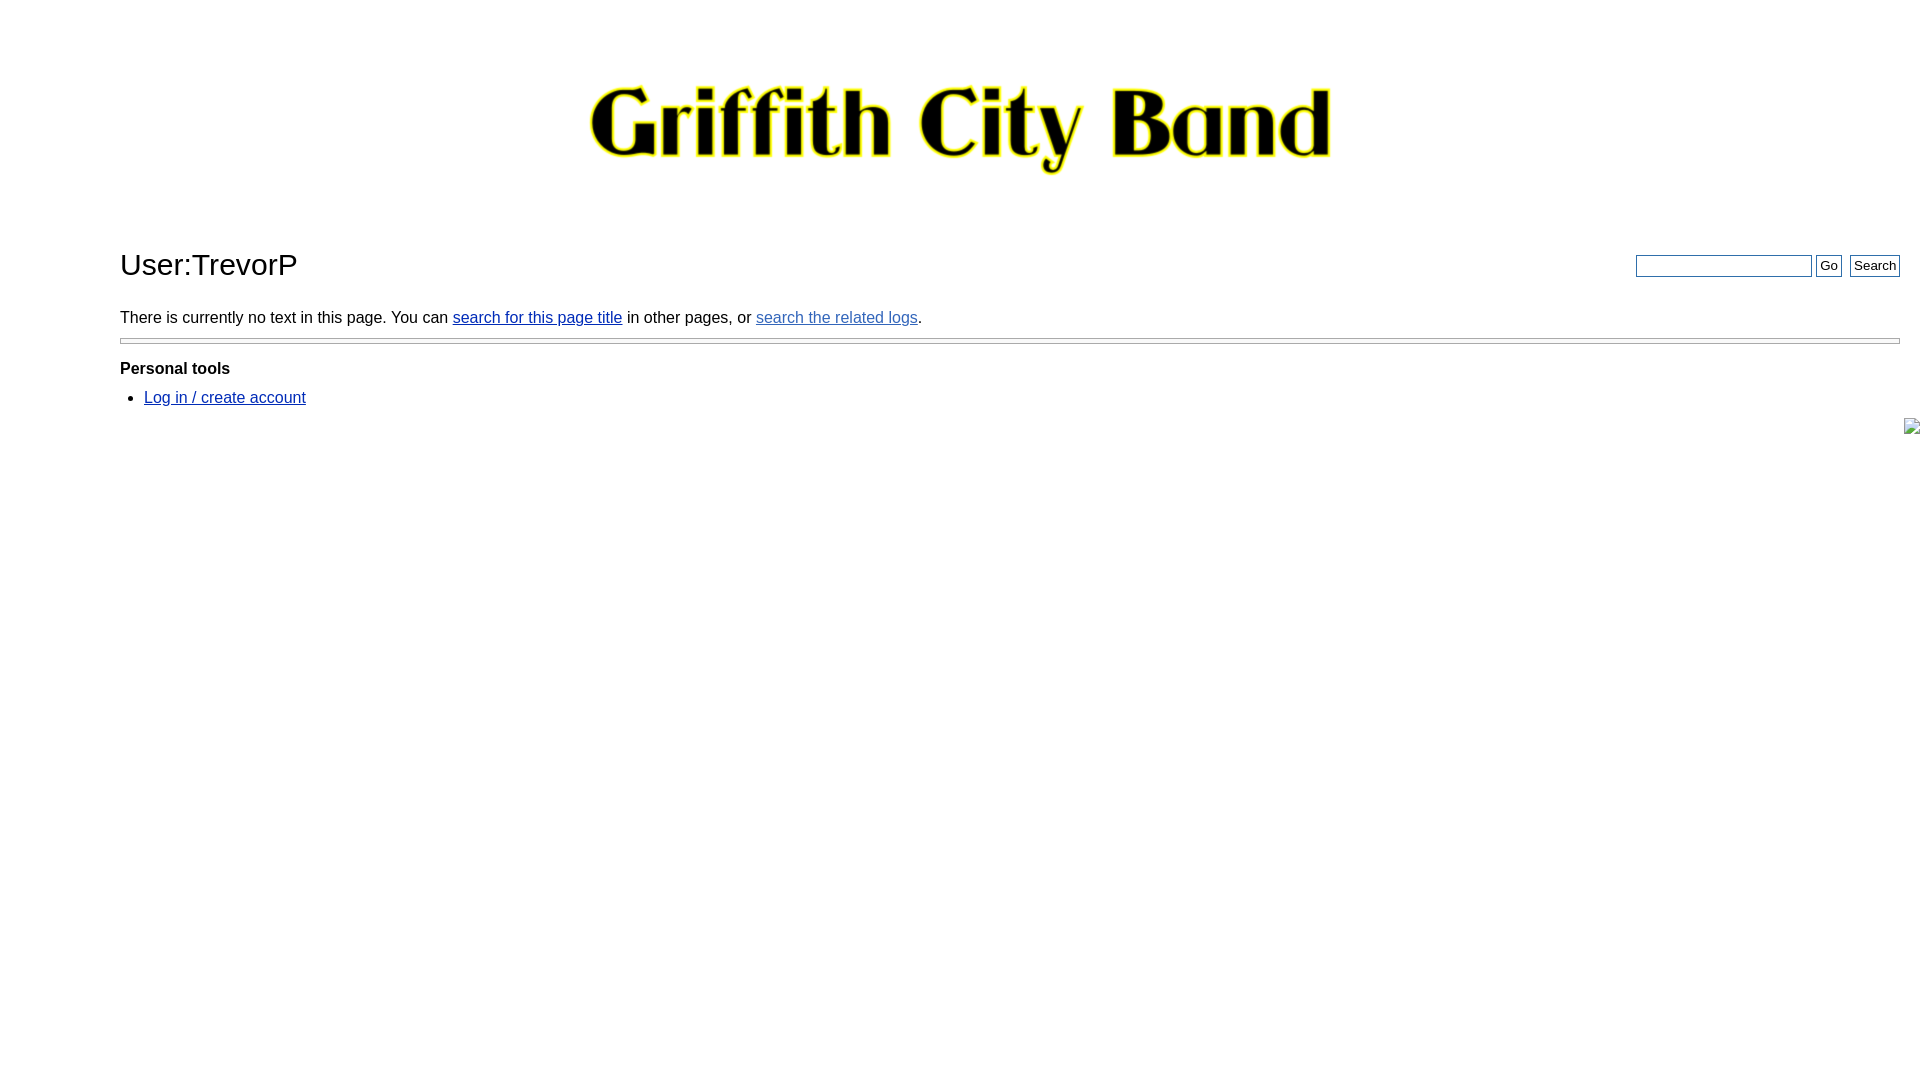 This screenshot has height=1080, width=1920. Describe the element at coordinates (1722, 265) in the screenshot. I see `'Search Griffith City Band [f]'` at that location.